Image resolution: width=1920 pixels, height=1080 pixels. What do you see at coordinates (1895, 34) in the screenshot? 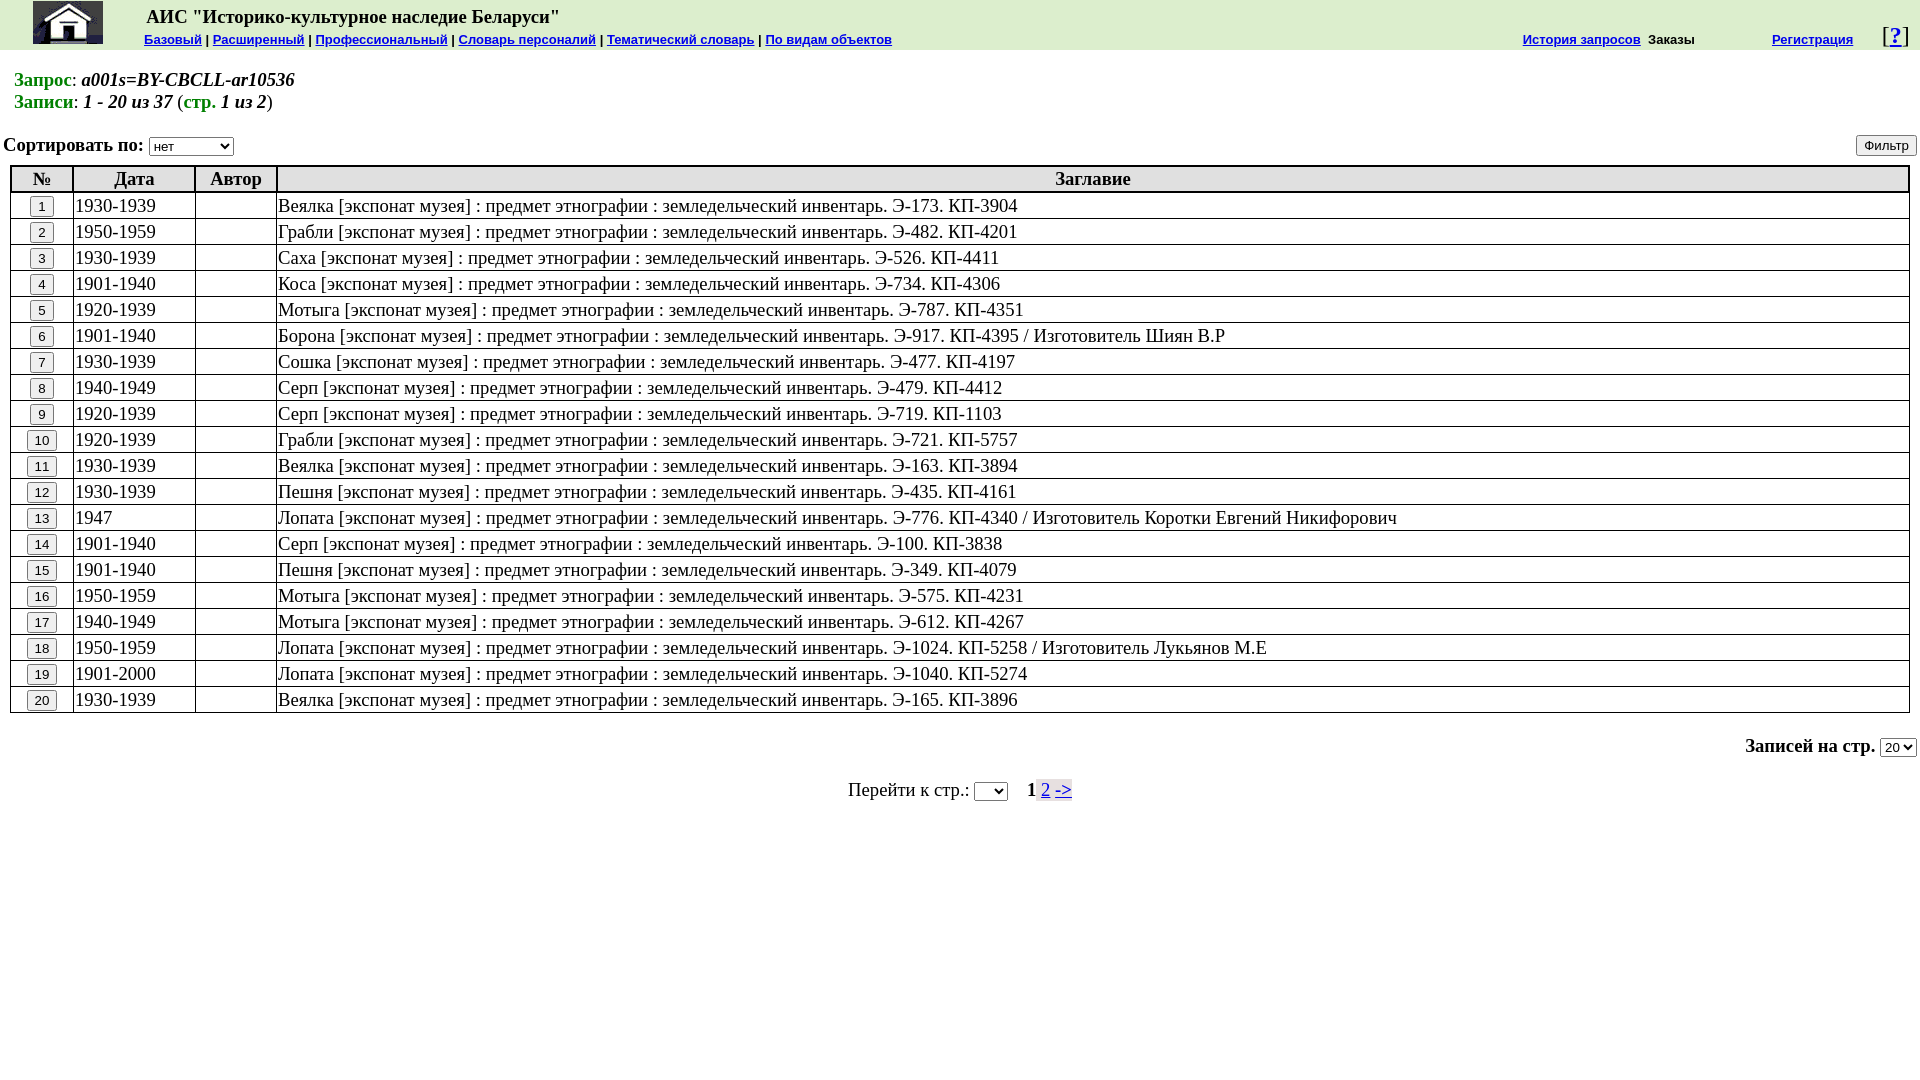
I see `'?'` at bounding box center [1895, 34].